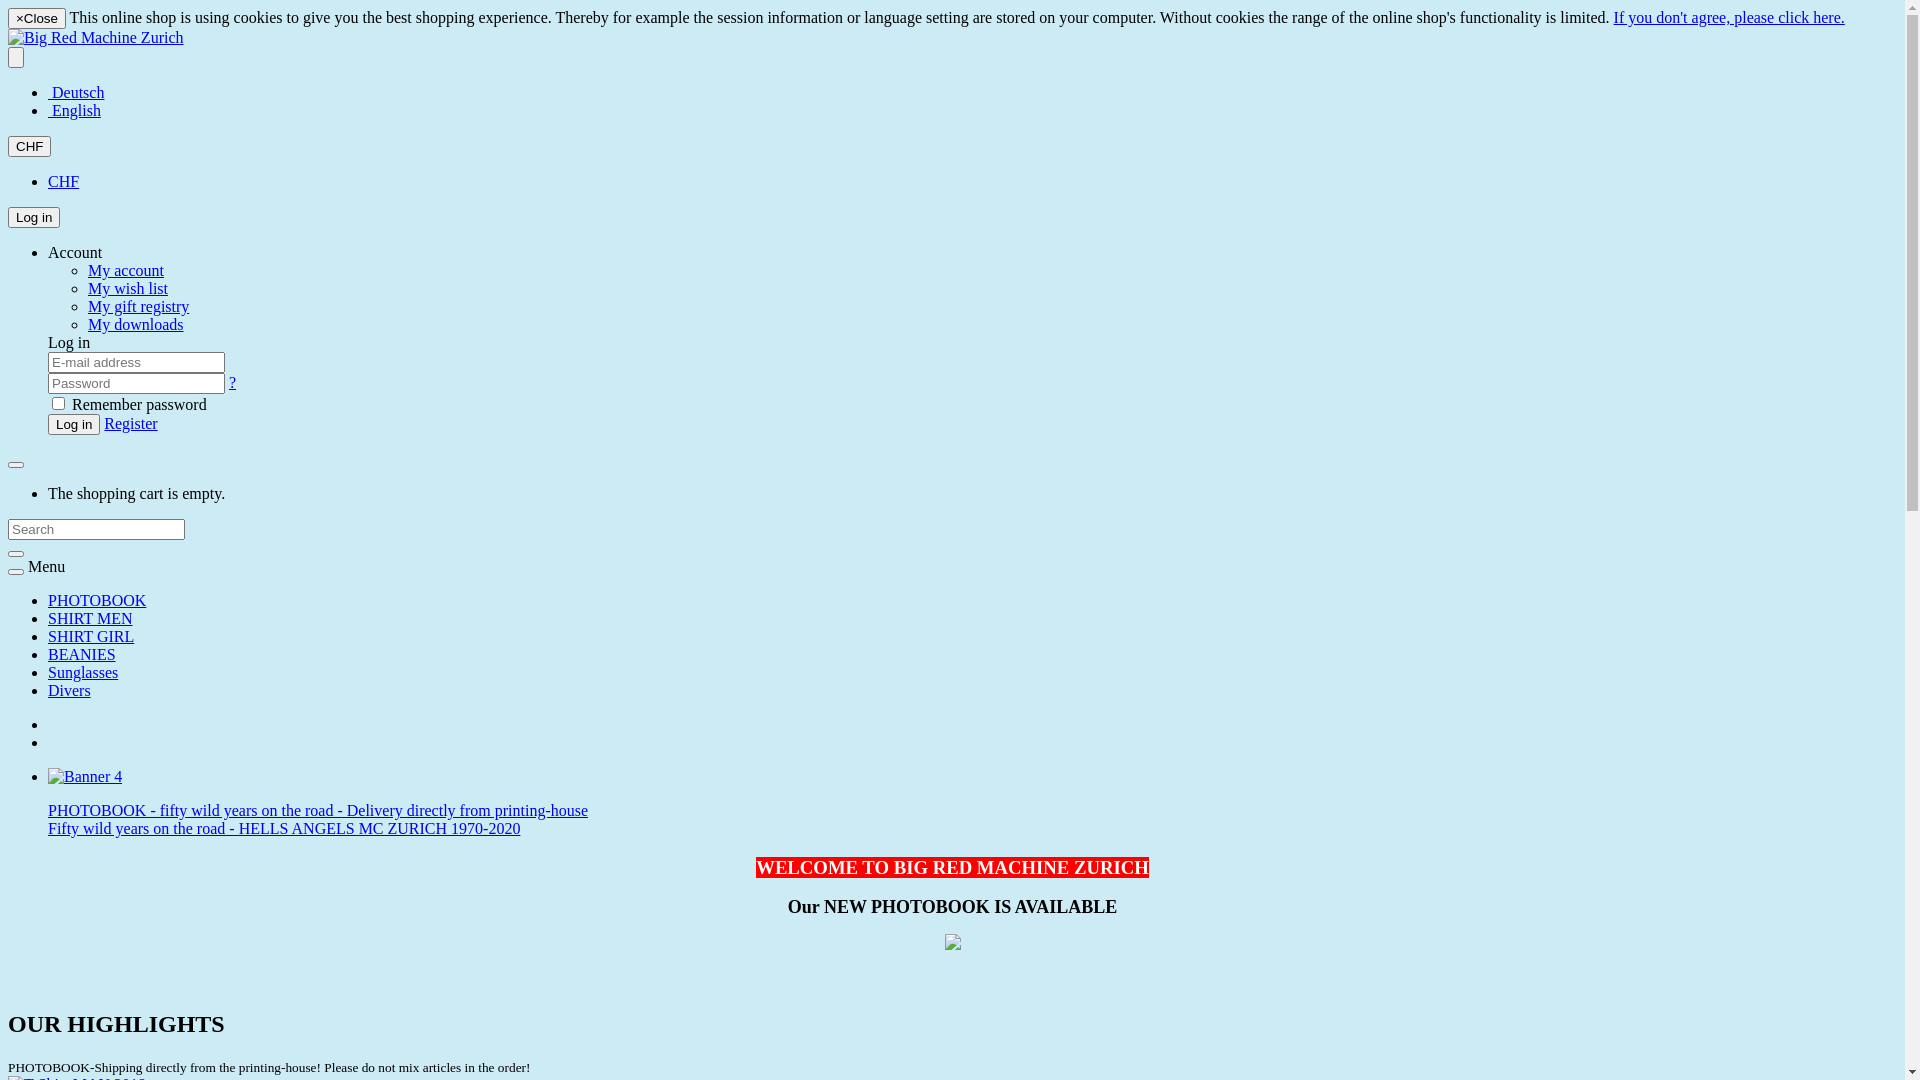 Image resolution: width=1920 pixels, height=1080 pixels. I want to click on 'If you don't agree, please click here.', so click(1728, 17).